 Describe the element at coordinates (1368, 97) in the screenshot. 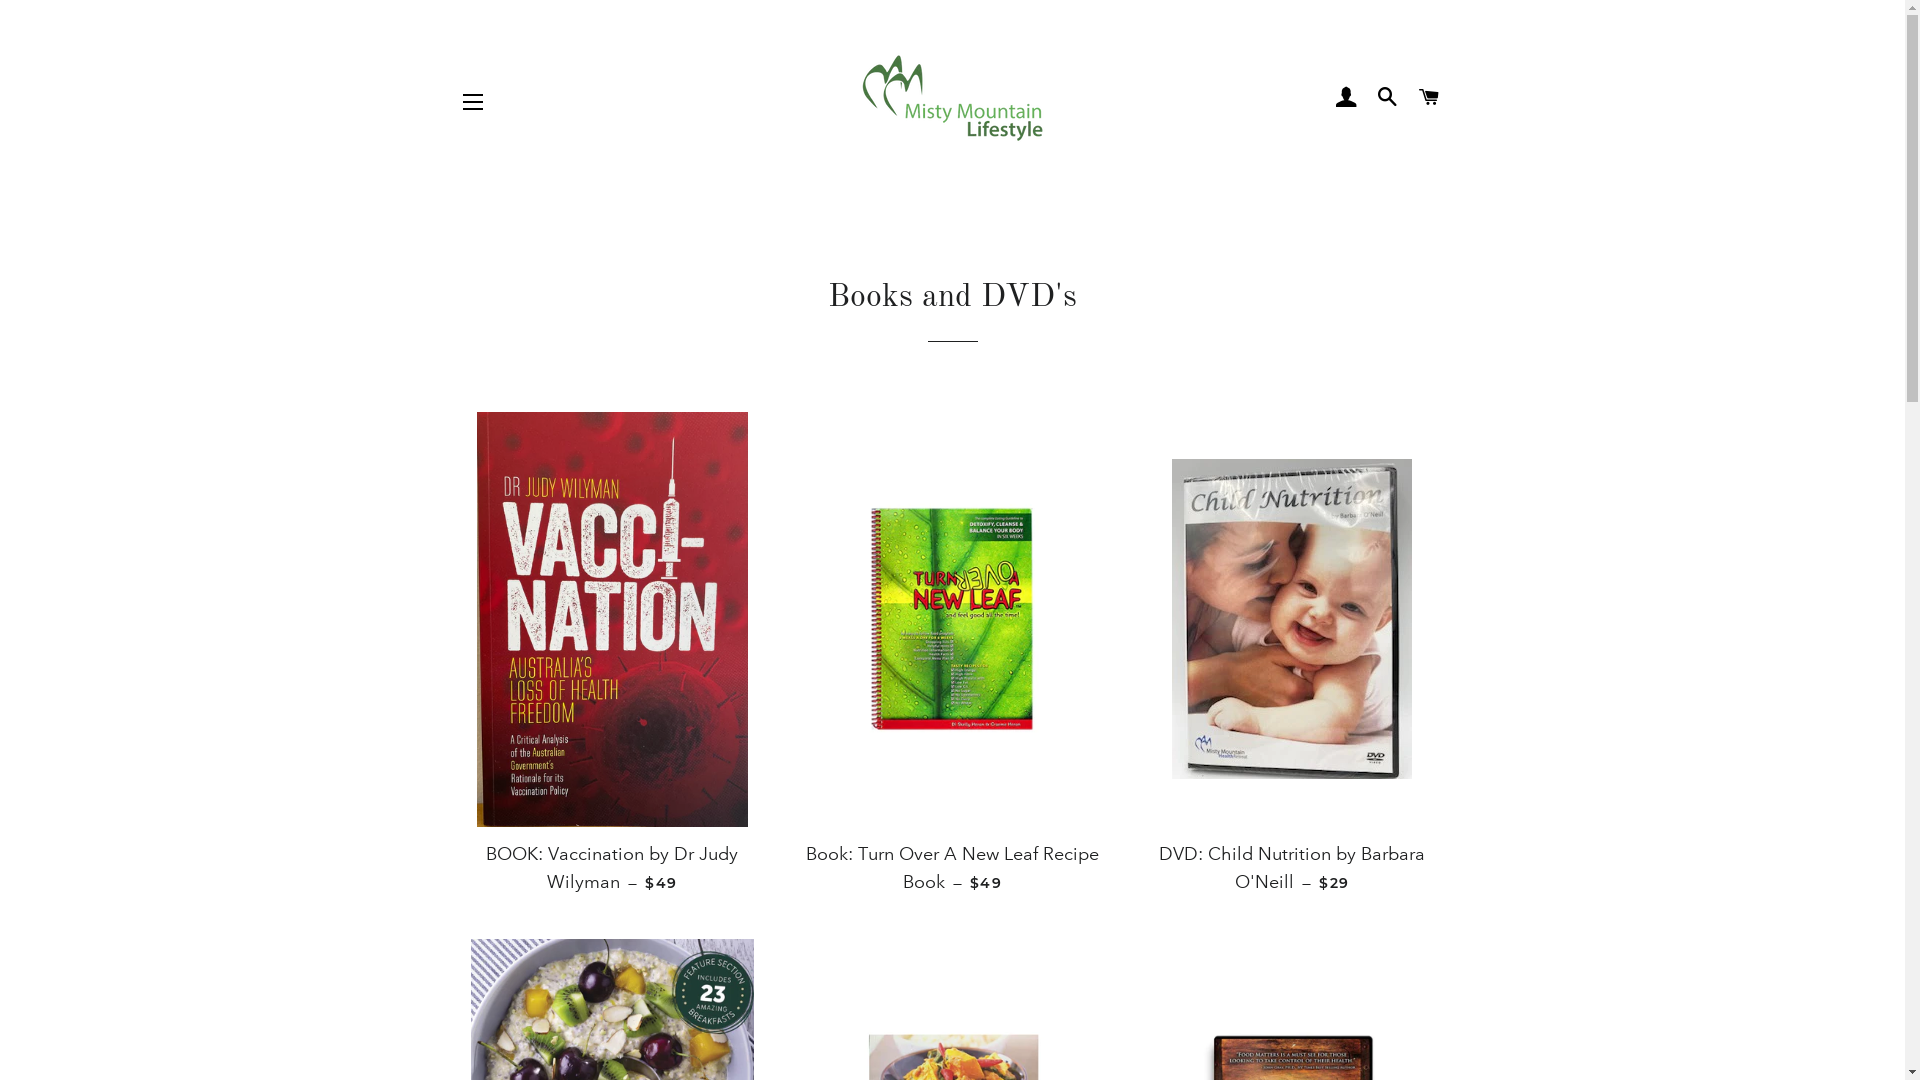

I see `'SEARCH'` at that location.